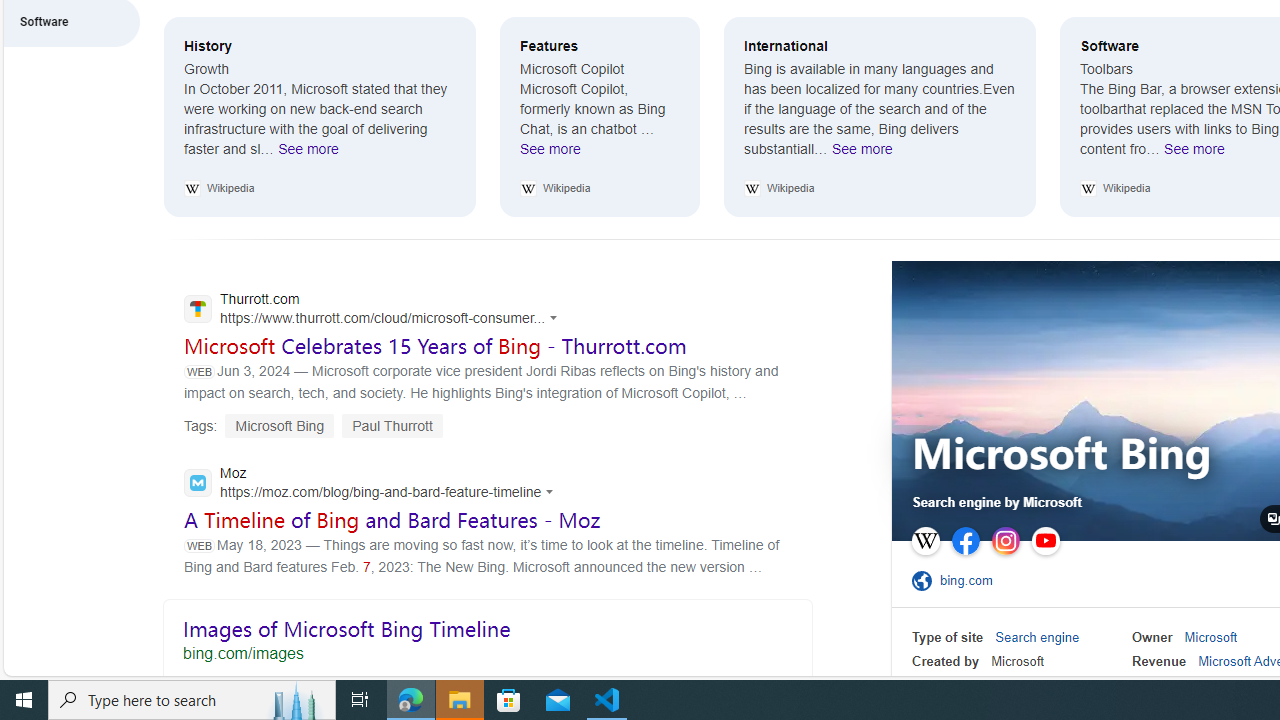 The image size is (1280, 720). I want to click on 'Images of Microsoft Bing Timeline', so click(487, 636).